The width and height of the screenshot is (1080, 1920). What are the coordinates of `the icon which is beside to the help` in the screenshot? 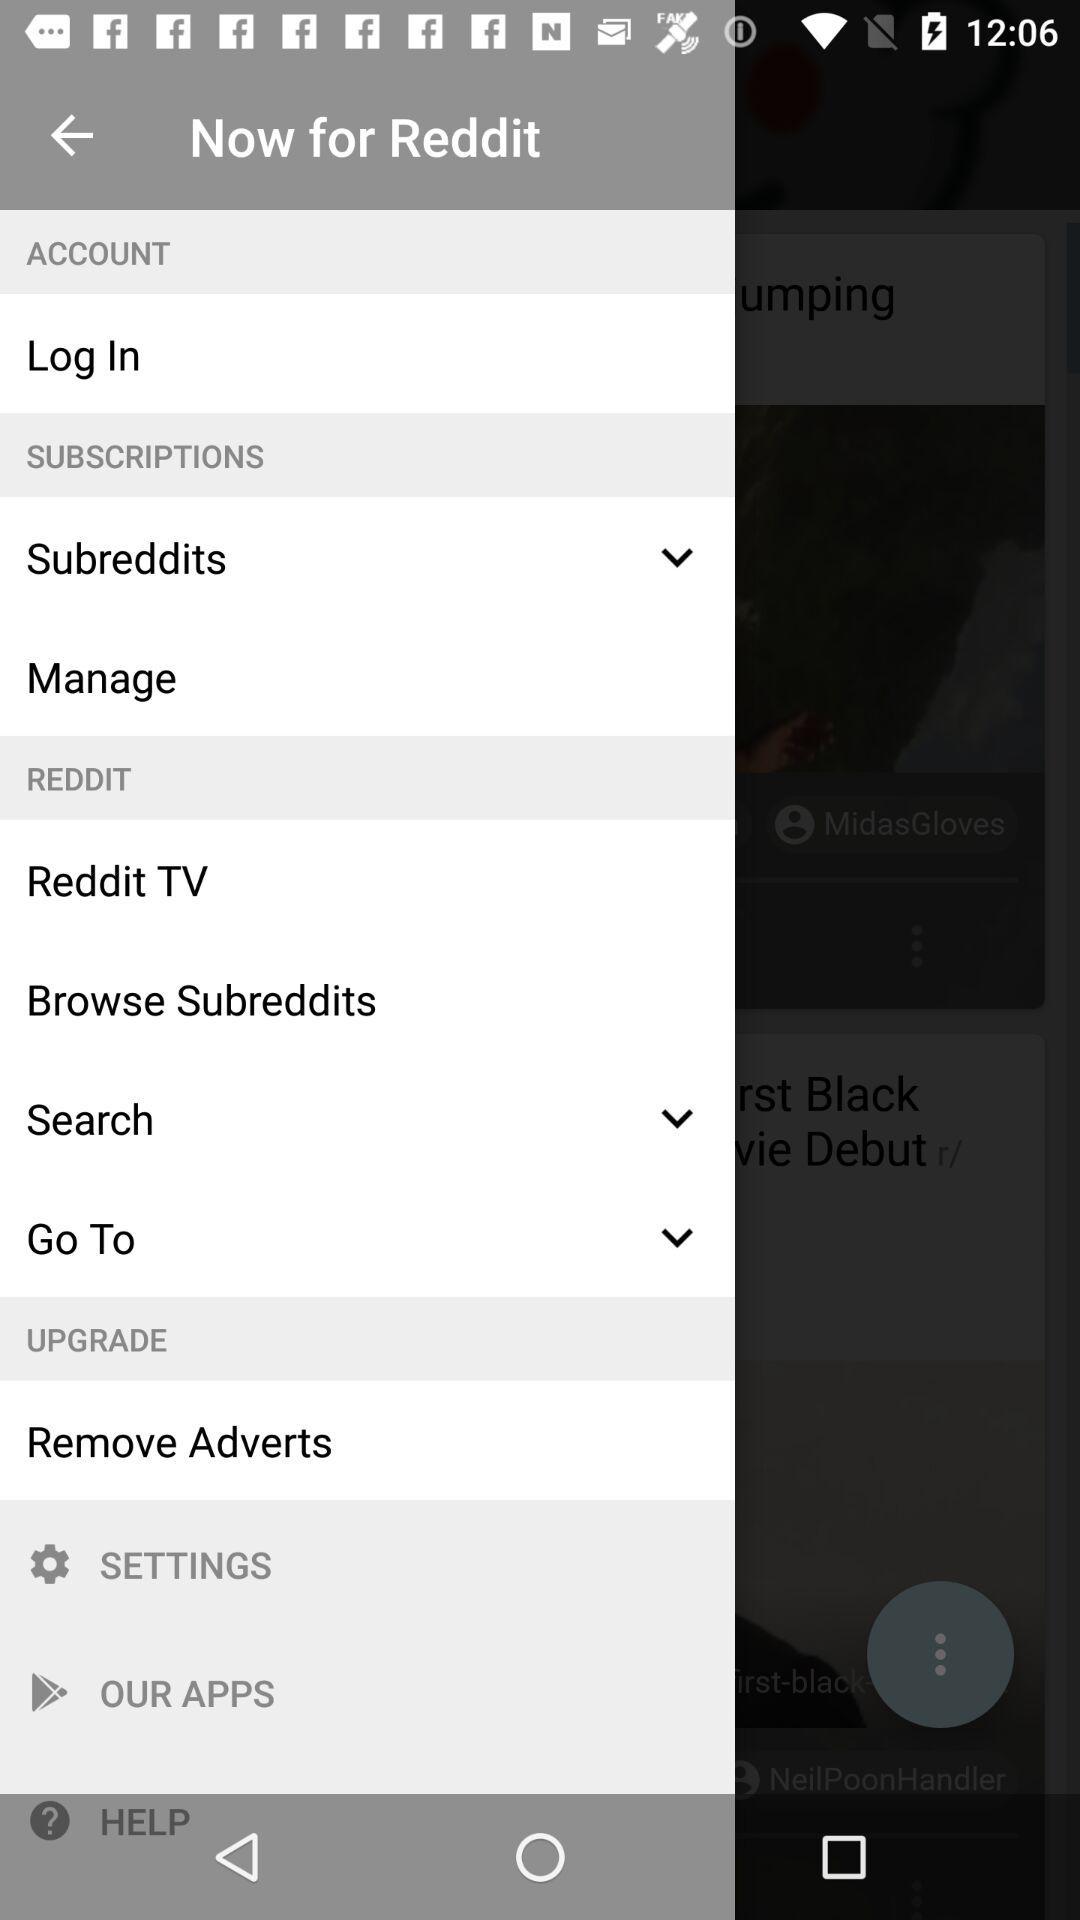 It's located at (49, 1820).